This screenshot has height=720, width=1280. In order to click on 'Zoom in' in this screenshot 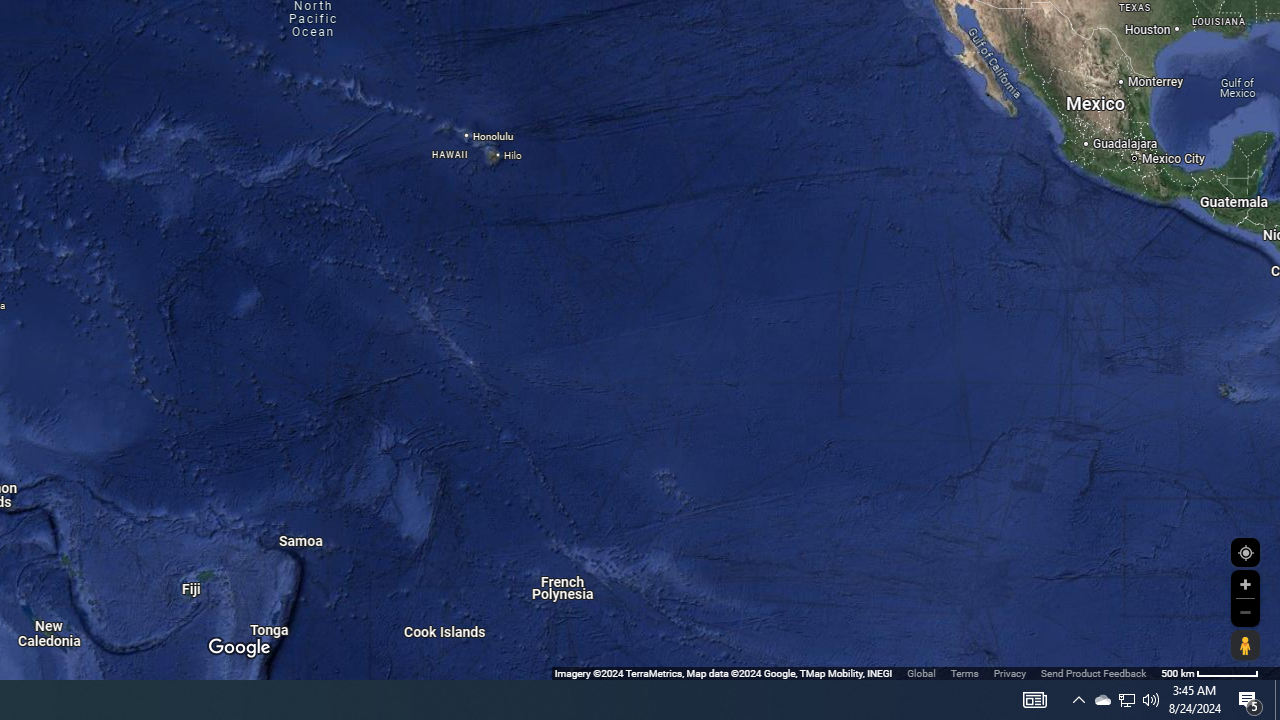, I will do `click(1244, 584)`.